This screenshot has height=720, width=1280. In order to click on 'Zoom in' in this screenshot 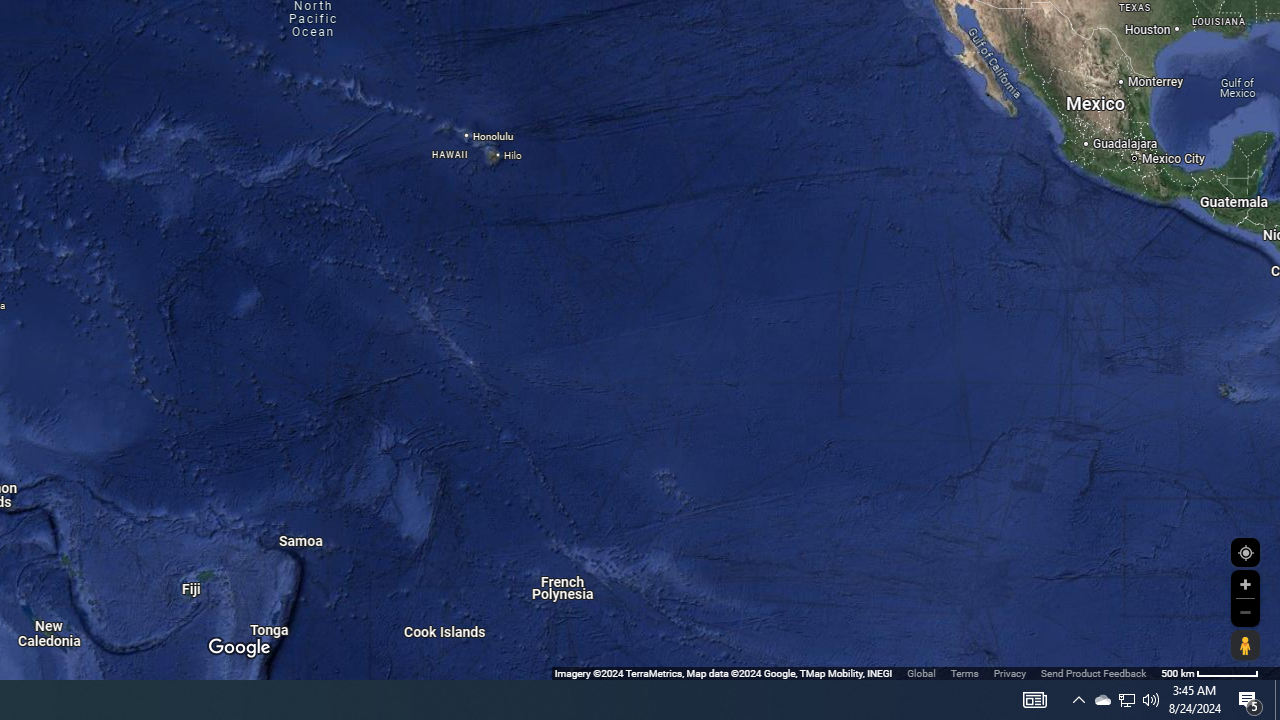, I will do `click(1244, 584)`.